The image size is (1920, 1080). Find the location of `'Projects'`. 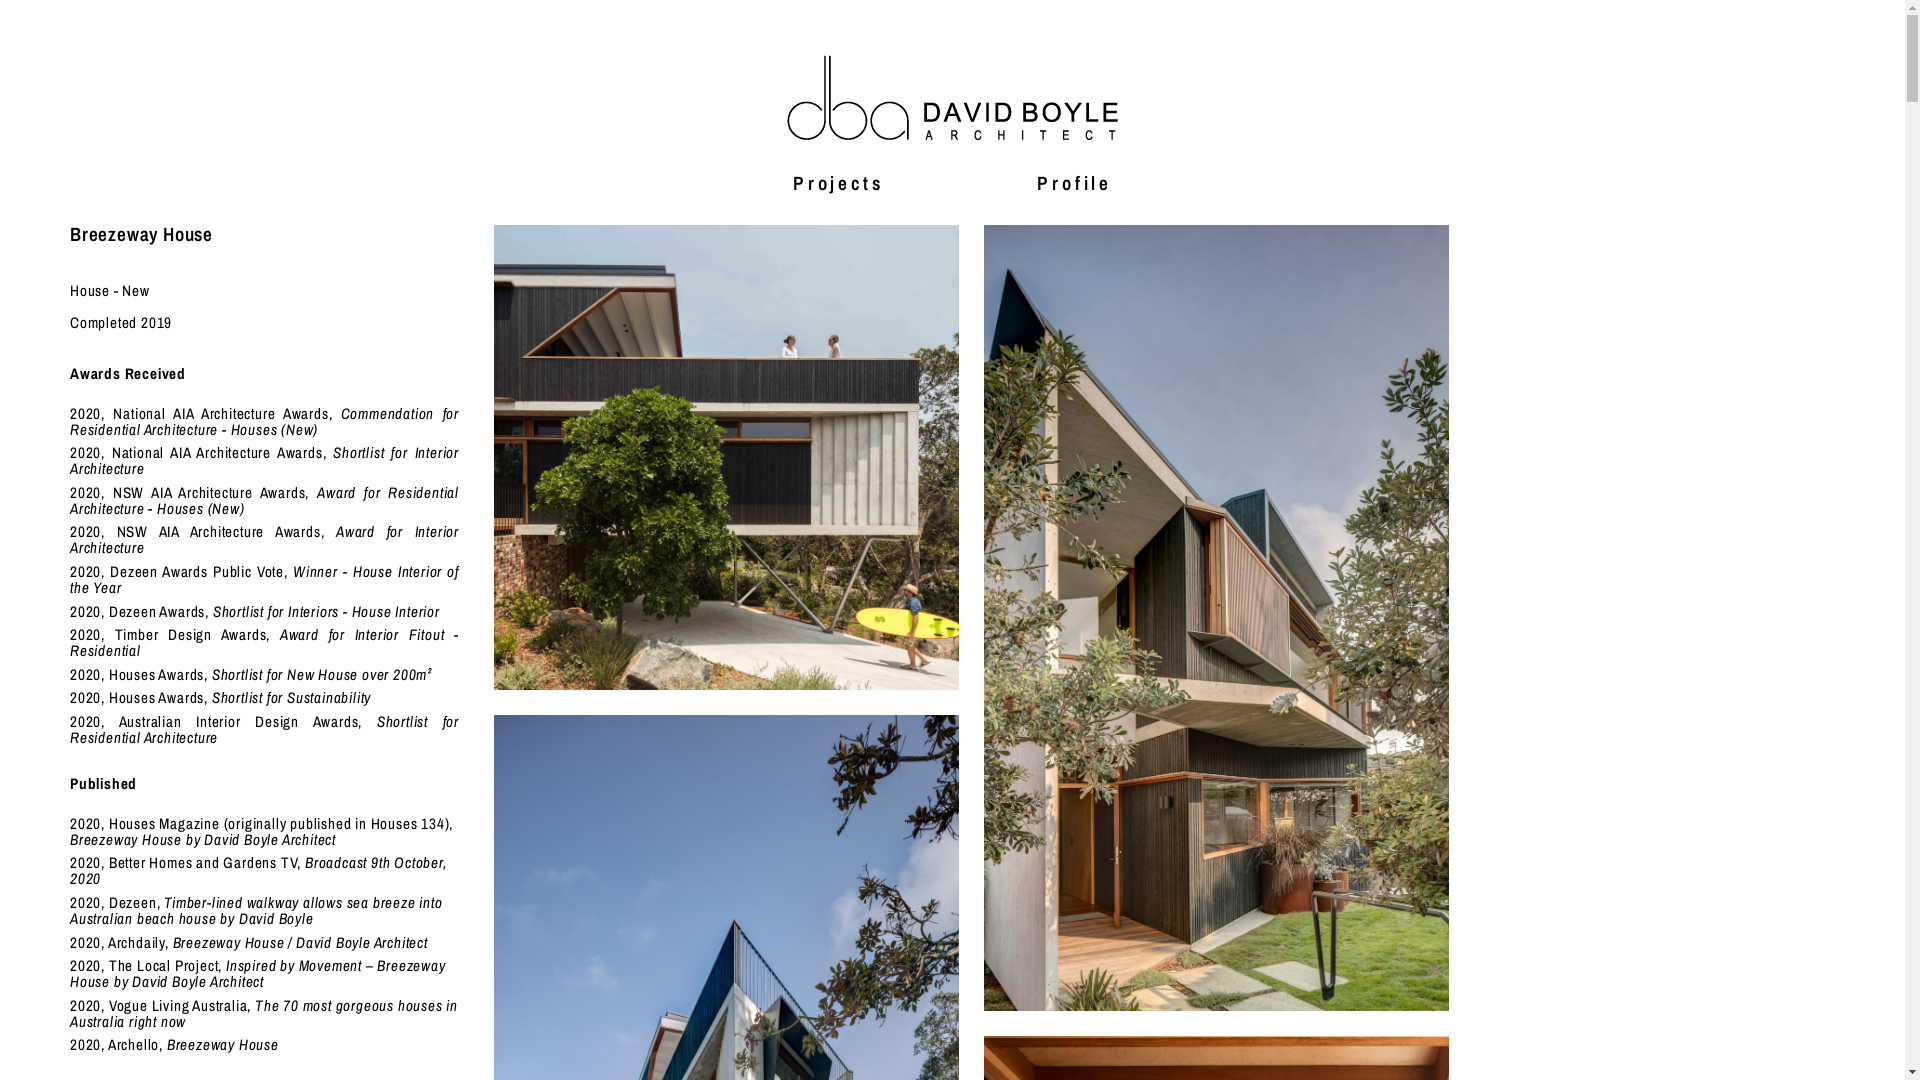

'Projects' is located at coordinates (838, 181).